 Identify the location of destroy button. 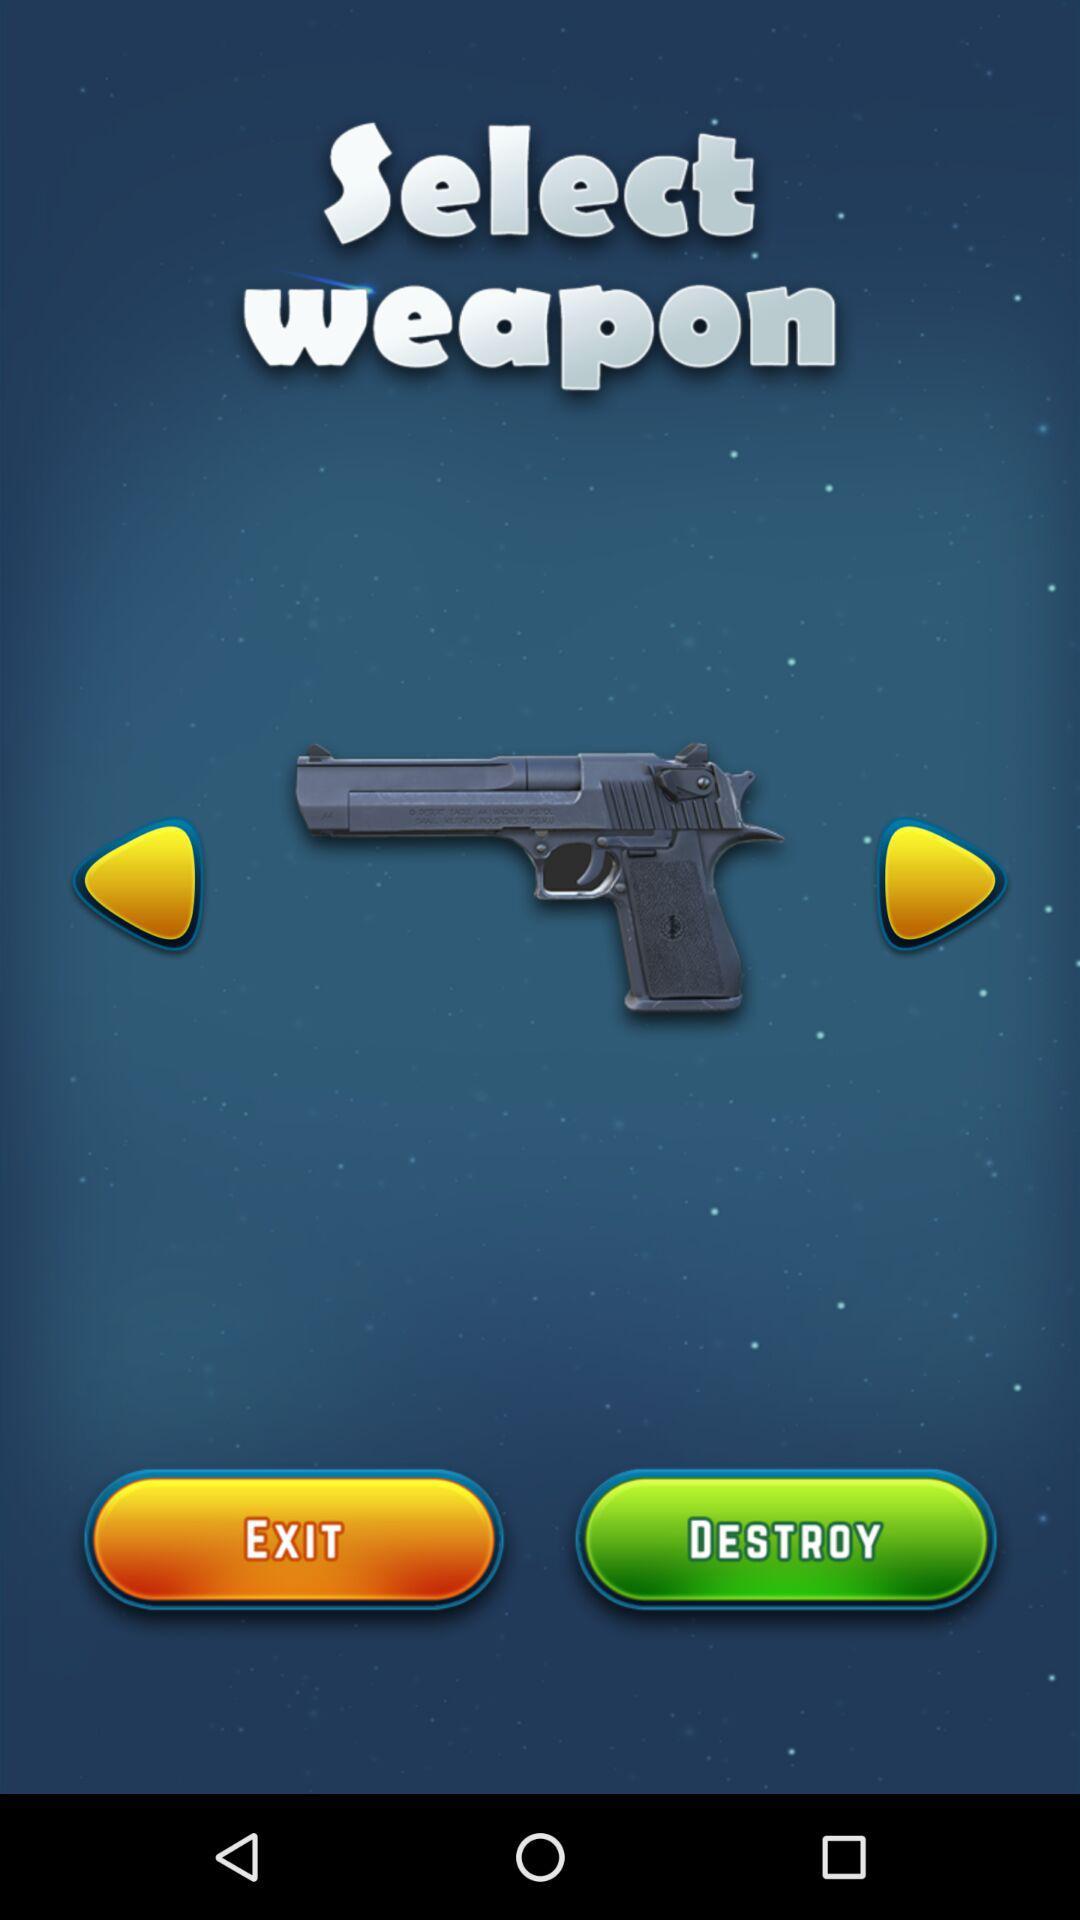
(785, 1550).